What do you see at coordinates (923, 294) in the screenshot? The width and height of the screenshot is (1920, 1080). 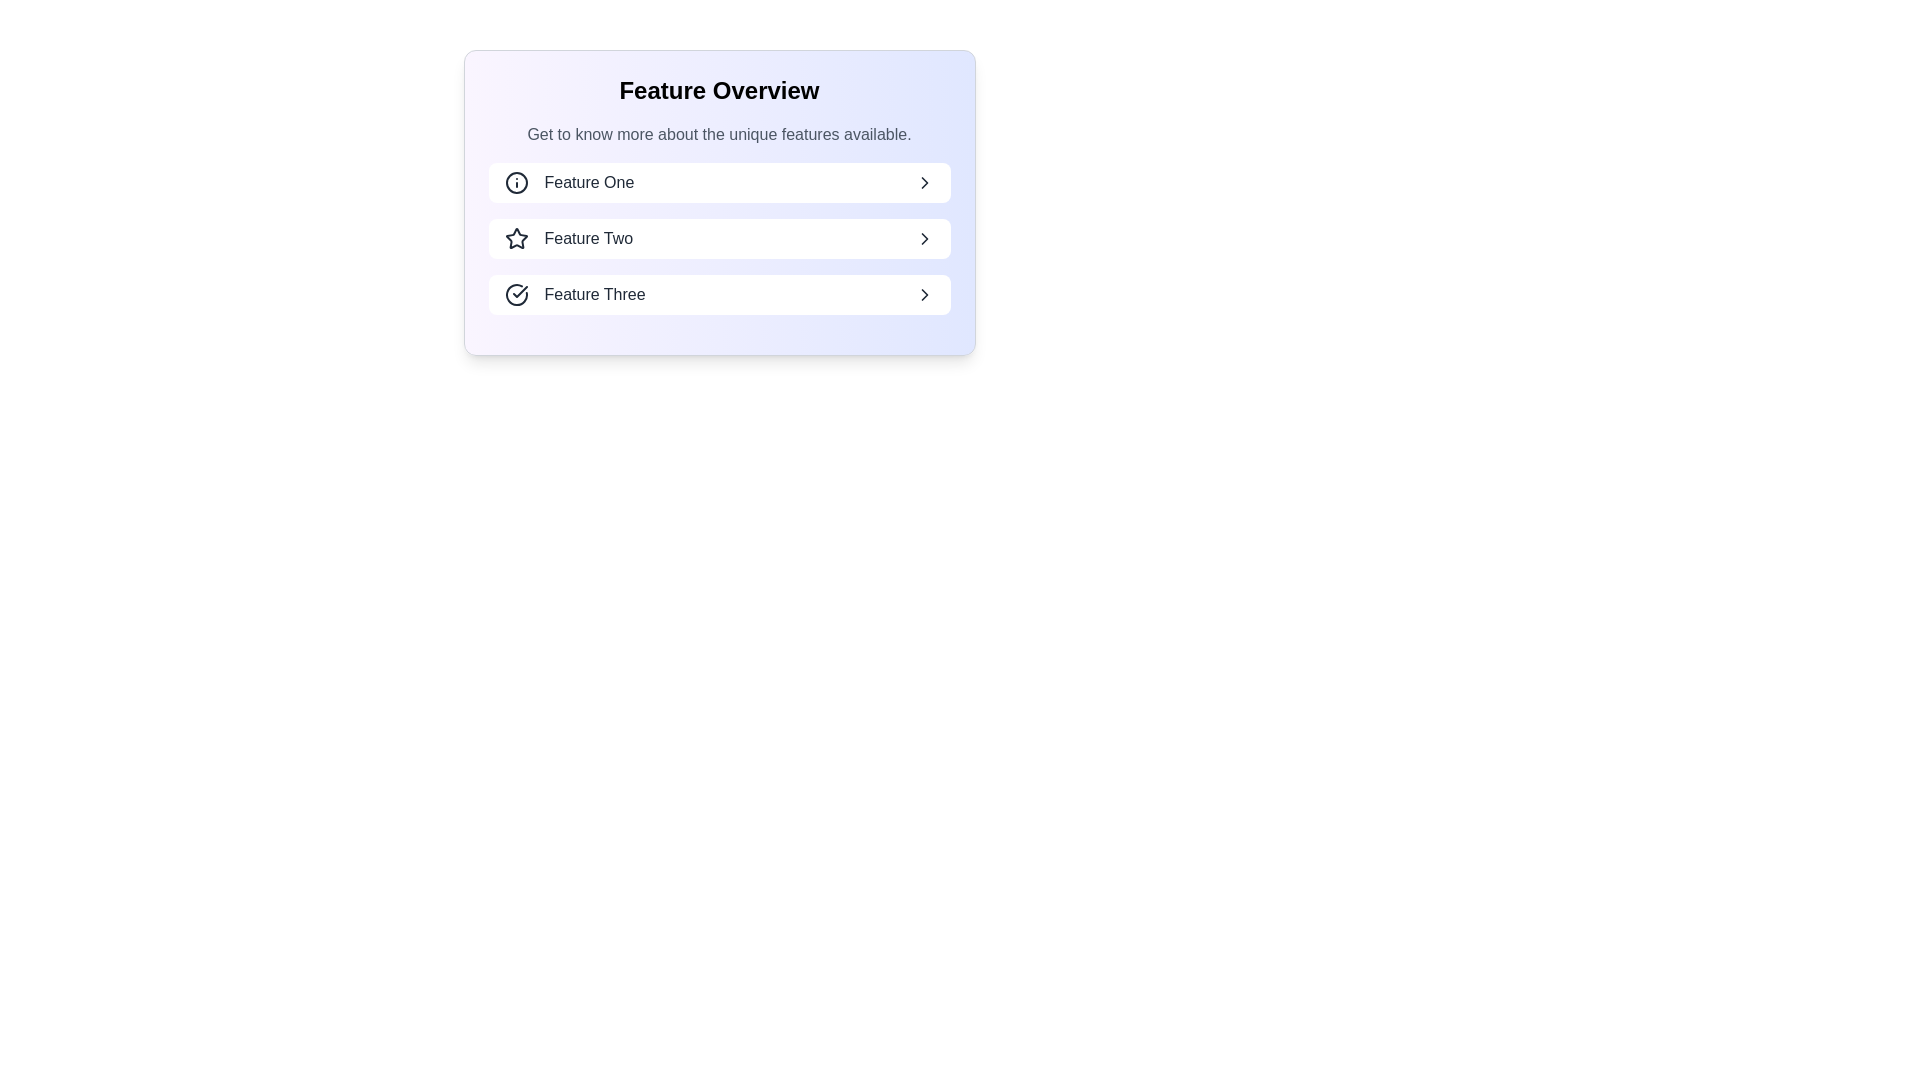 I see `the navigation icon located in the right-aligned section of 'Feature Three', which indicates further interaction options` at bounding box center [923, 294].